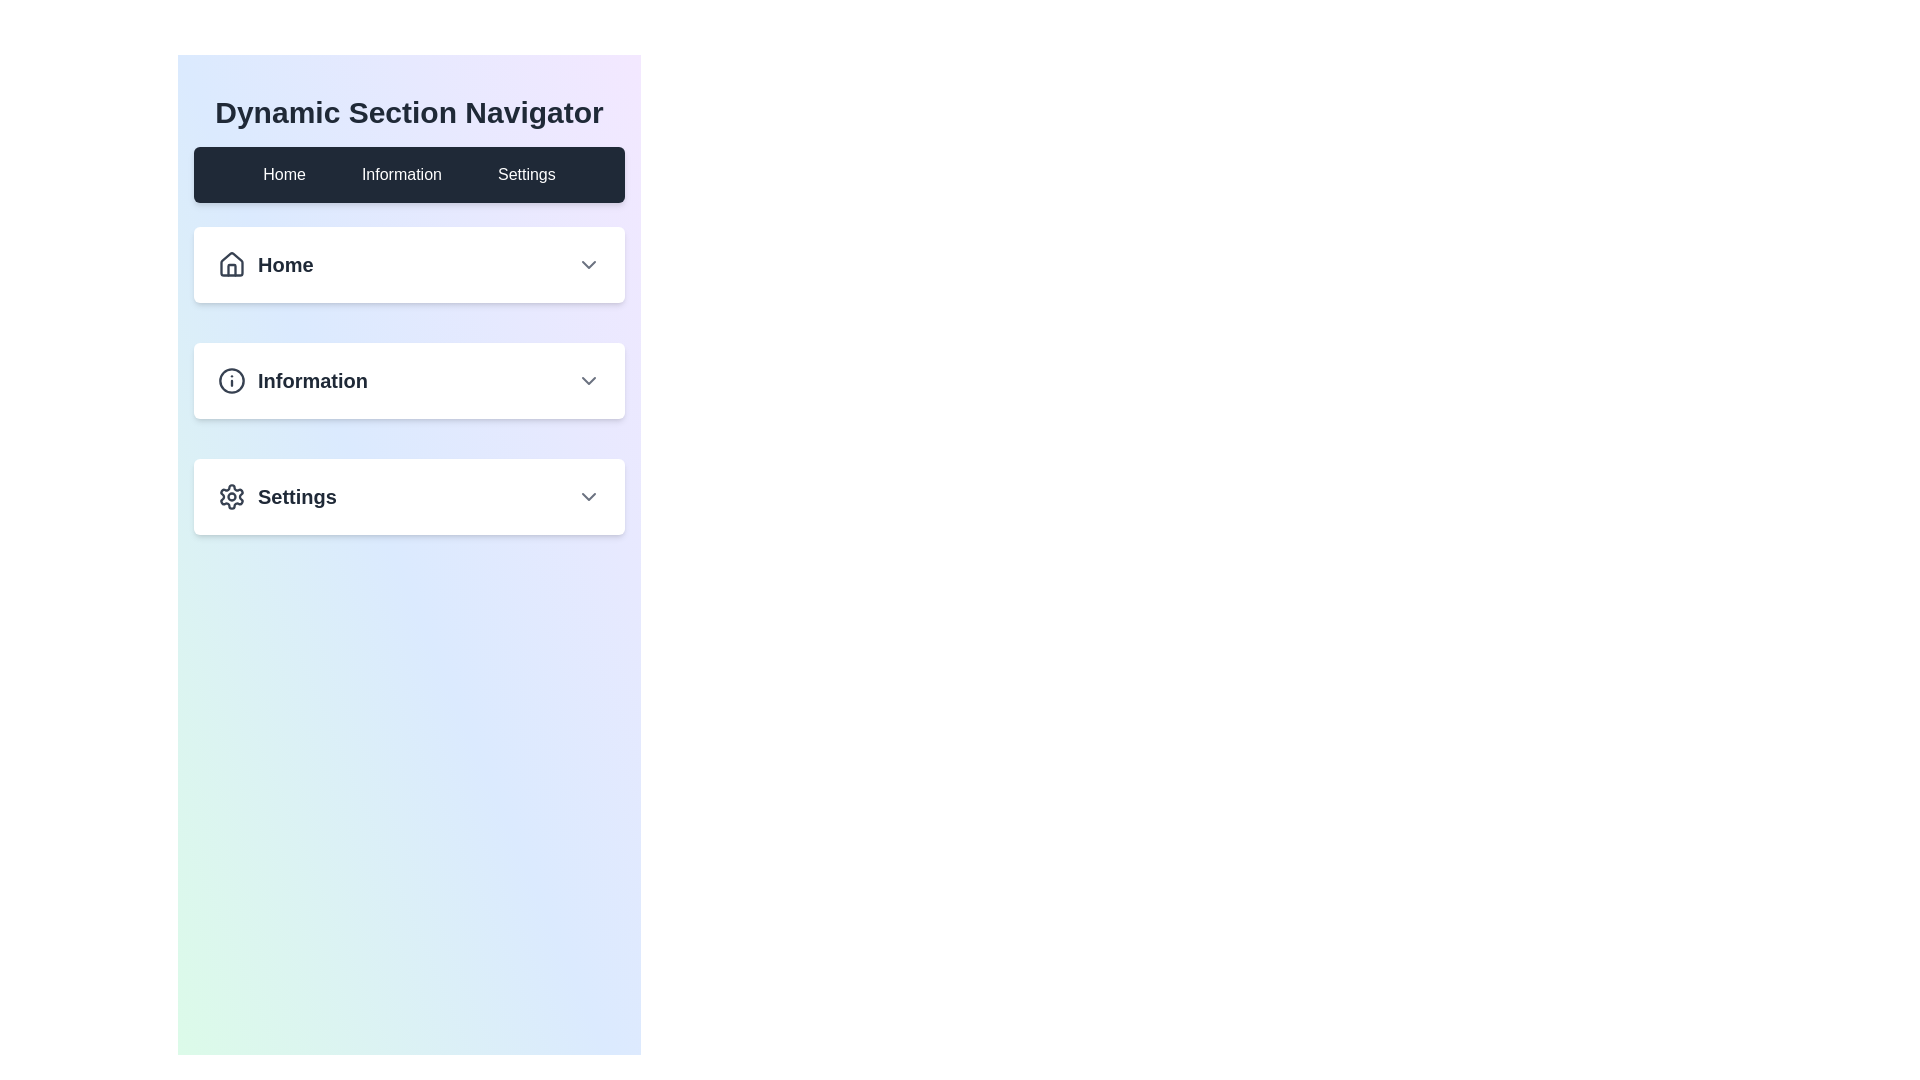  What do you see at coordinates (231, 496) in the screenshot?
I see `the gear-shaped settings icon located in the third collapsible card section labeled 'Settings' to interact with it` at bounding box center [231, 496].